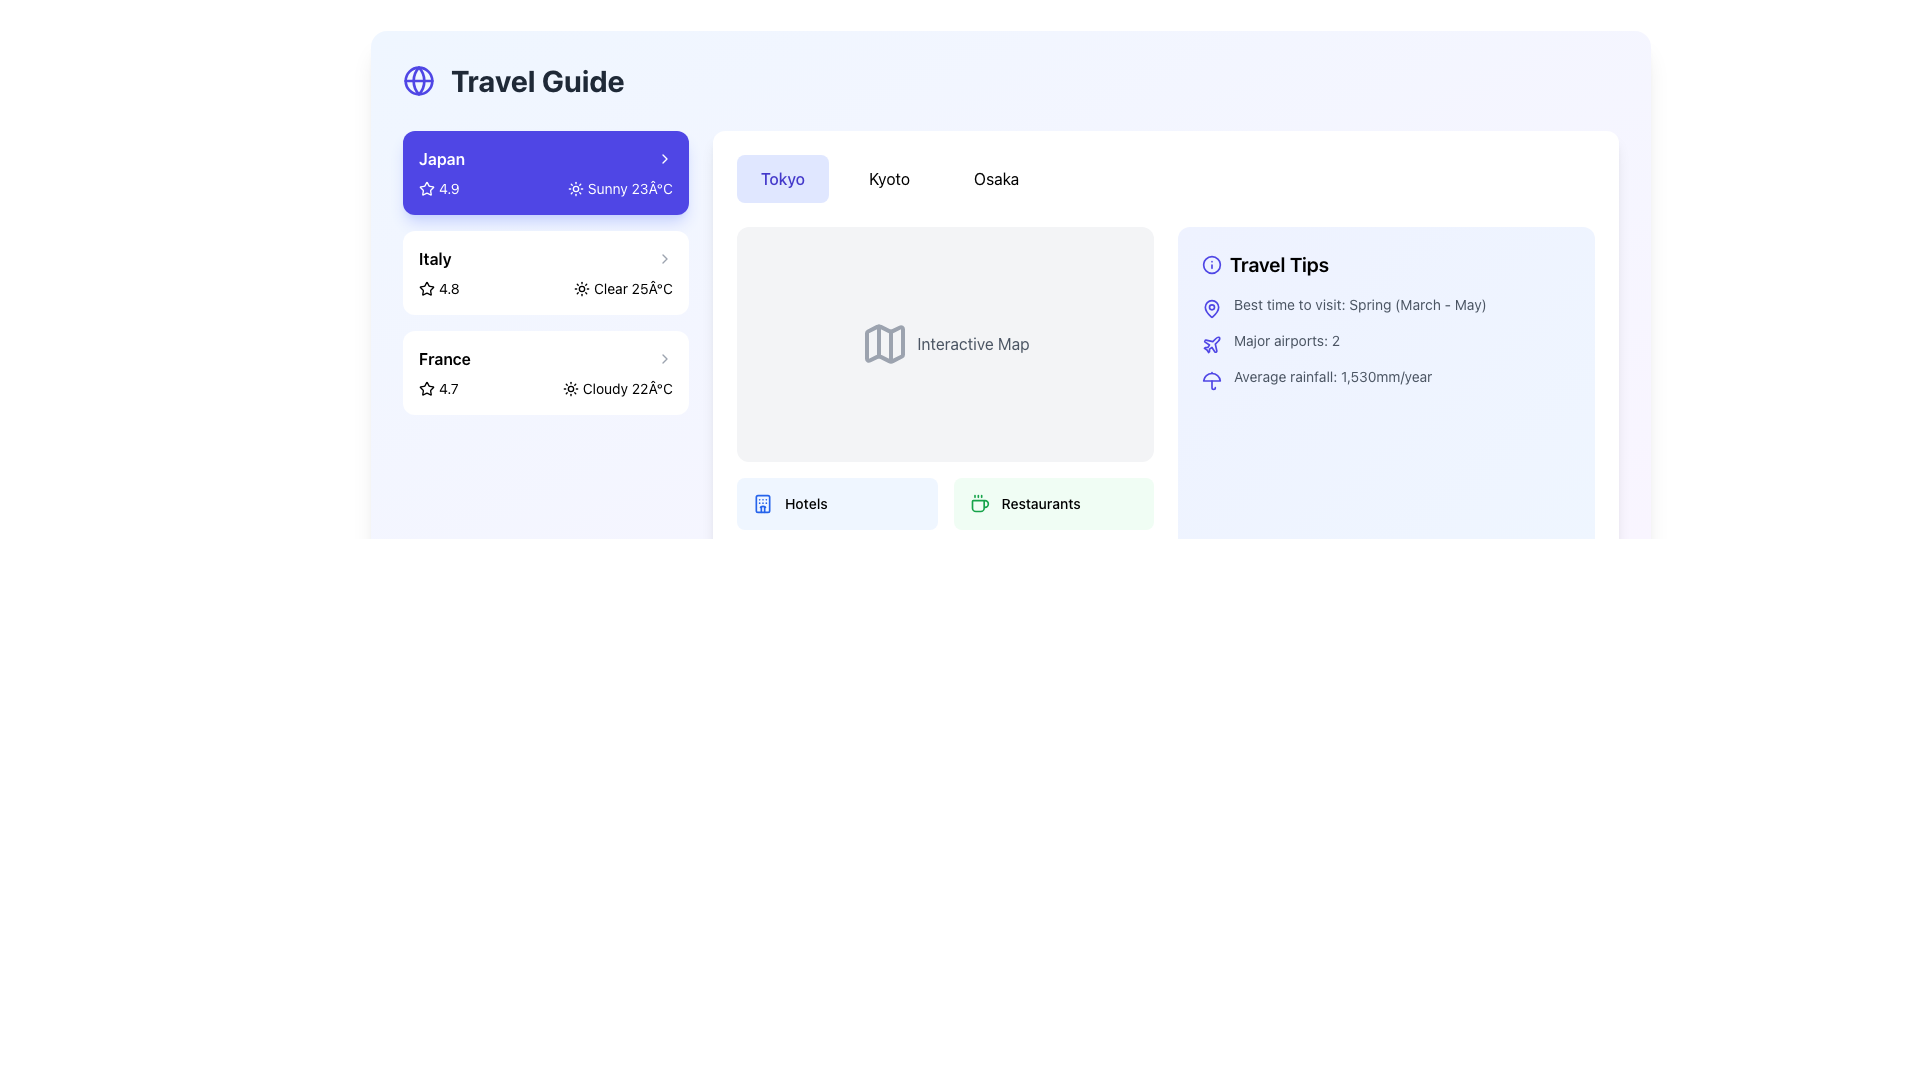 This screenshot has width=1920, height=1080. I want to click on the outer circle of the globe icon located next to the 'Travel Guide' heading in the top-left section of the interface, so click(417, 80).